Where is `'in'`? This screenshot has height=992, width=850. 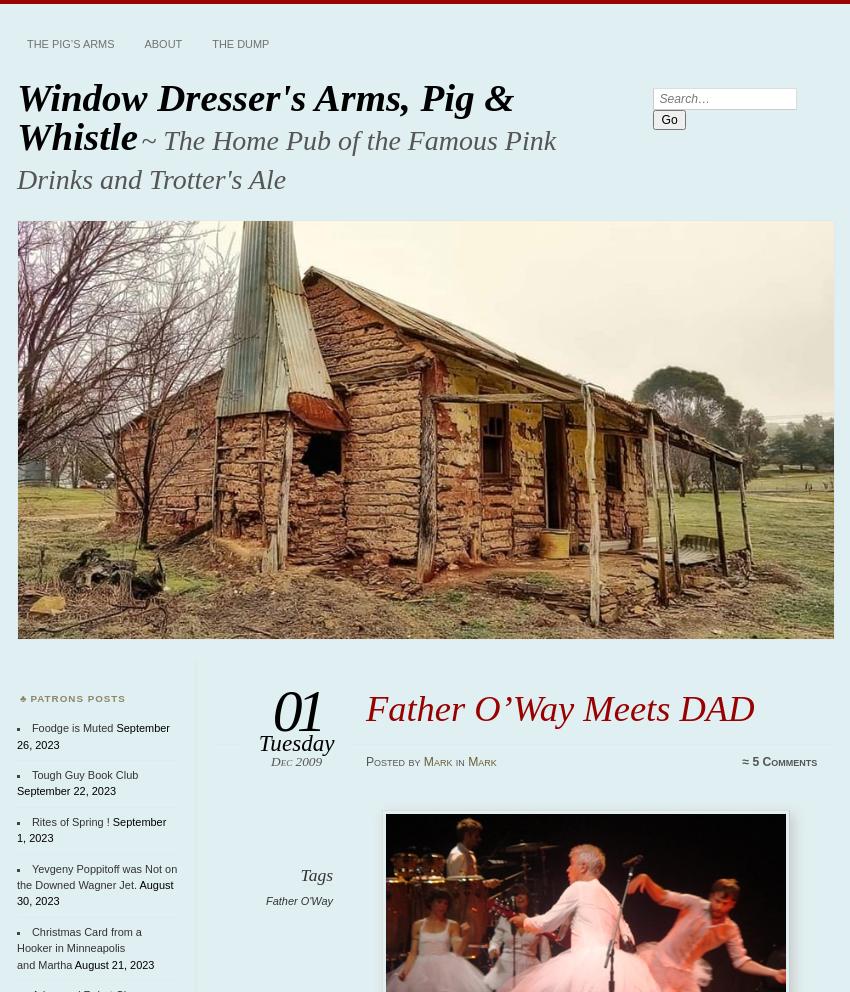 'in' is located at coordinates (459, 759).